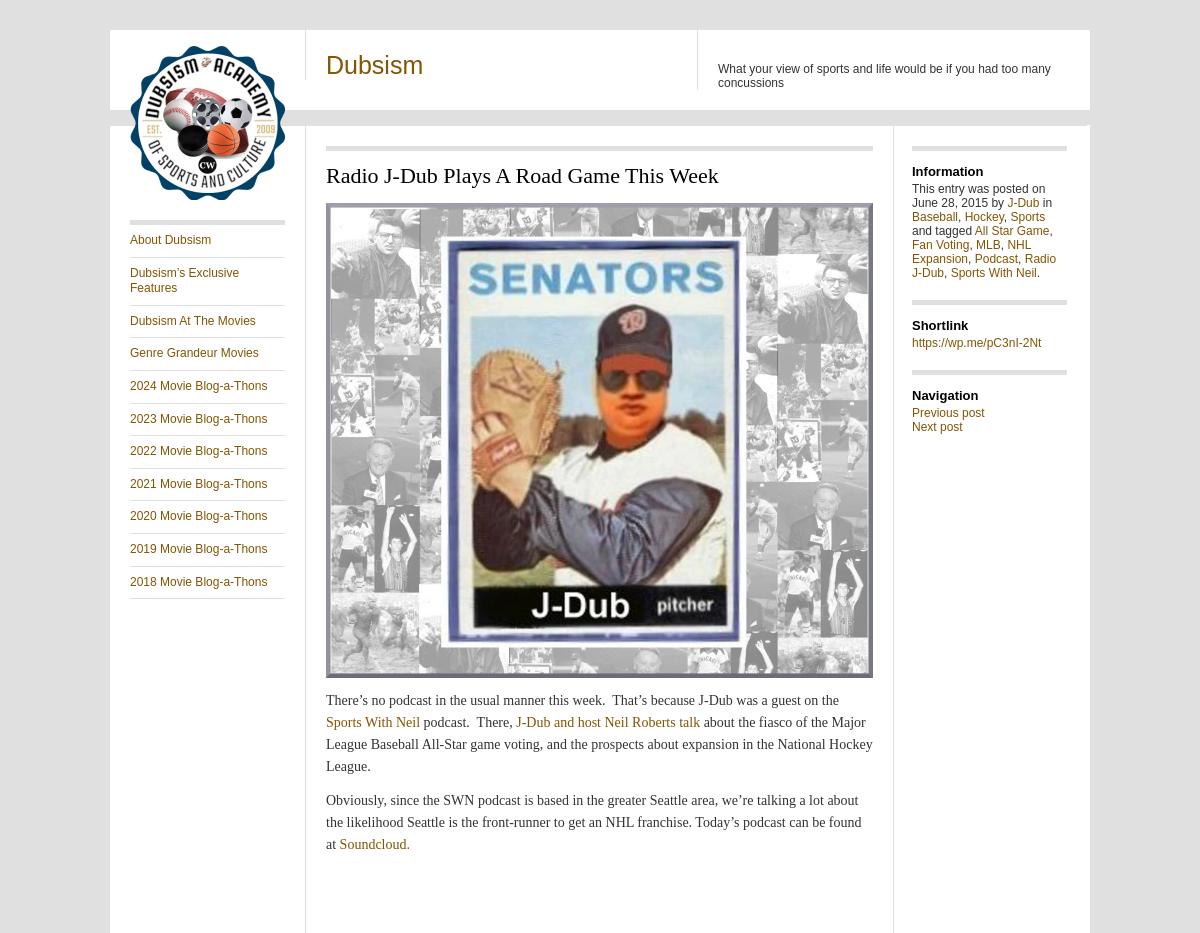 This screenshot has width=1200, height=933. What do you see at coordinates (974, 258) in the screenshot?
I see `'Podcast'` at bounding box center [974, 258].